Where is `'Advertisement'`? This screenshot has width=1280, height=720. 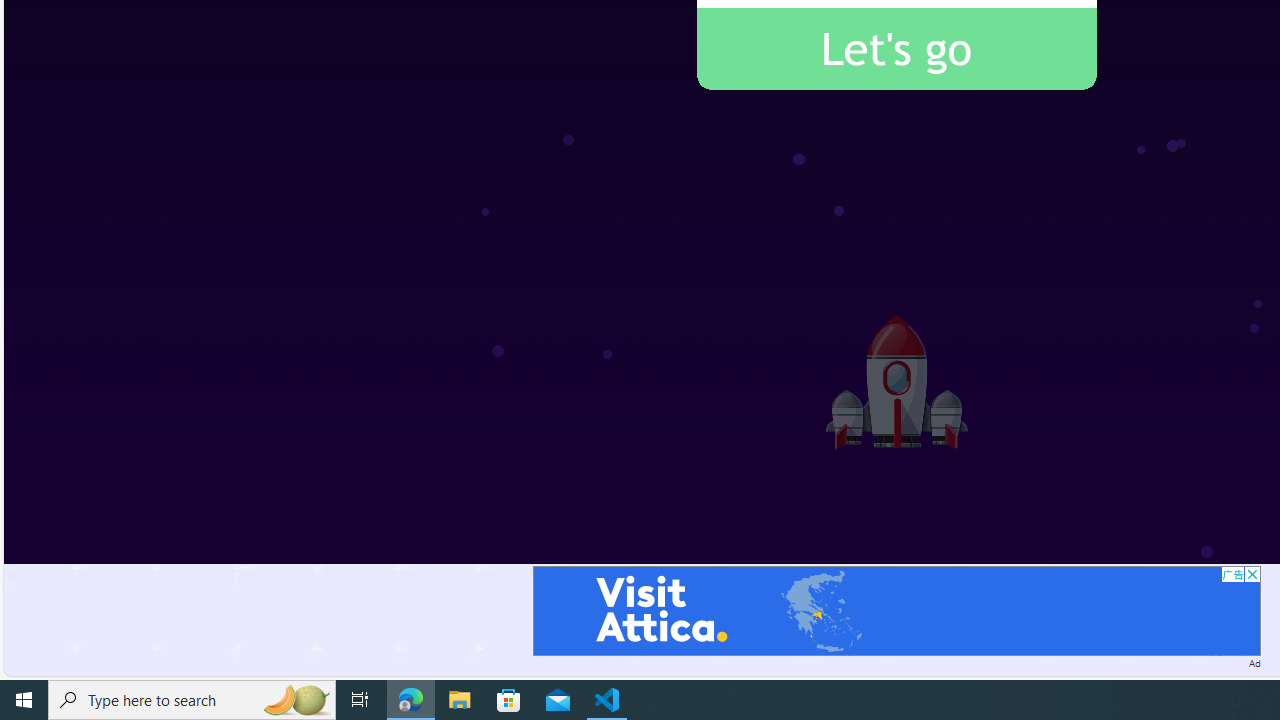 'Advertisement' is located at coordinates (895, 609).